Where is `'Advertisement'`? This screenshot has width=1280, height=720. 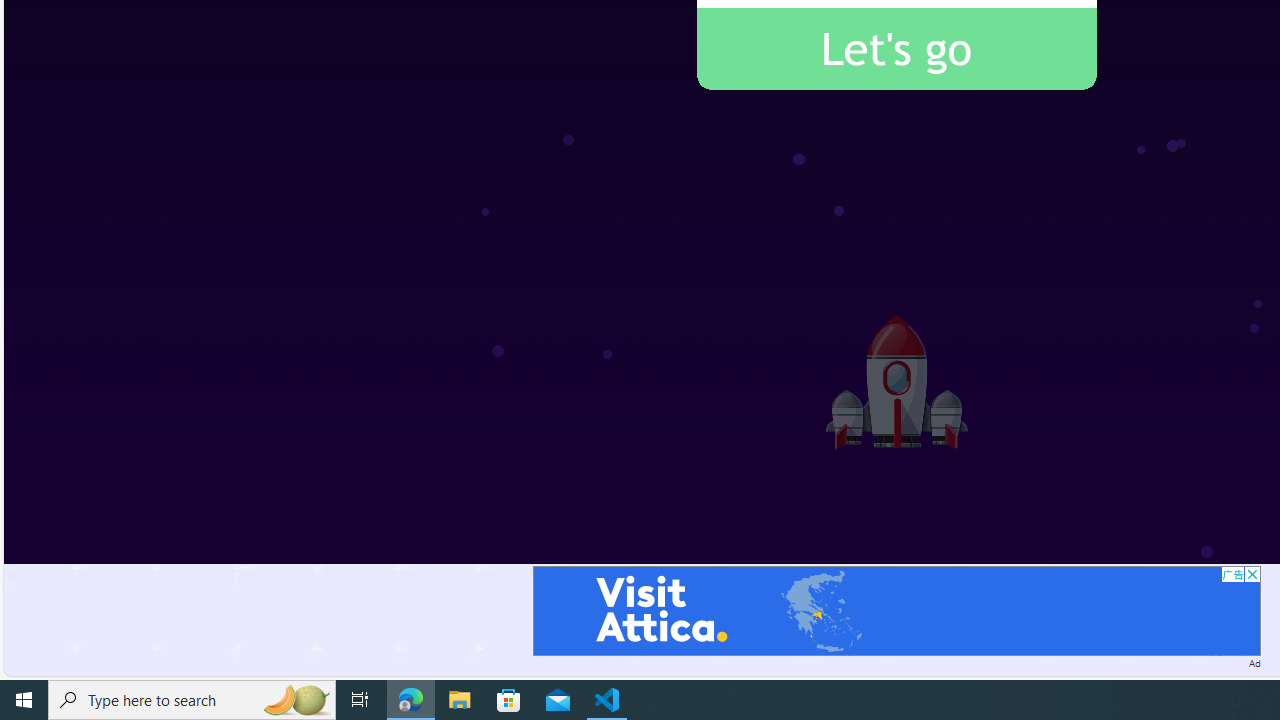 'Advertisement' is located at coordinates (895, 609).